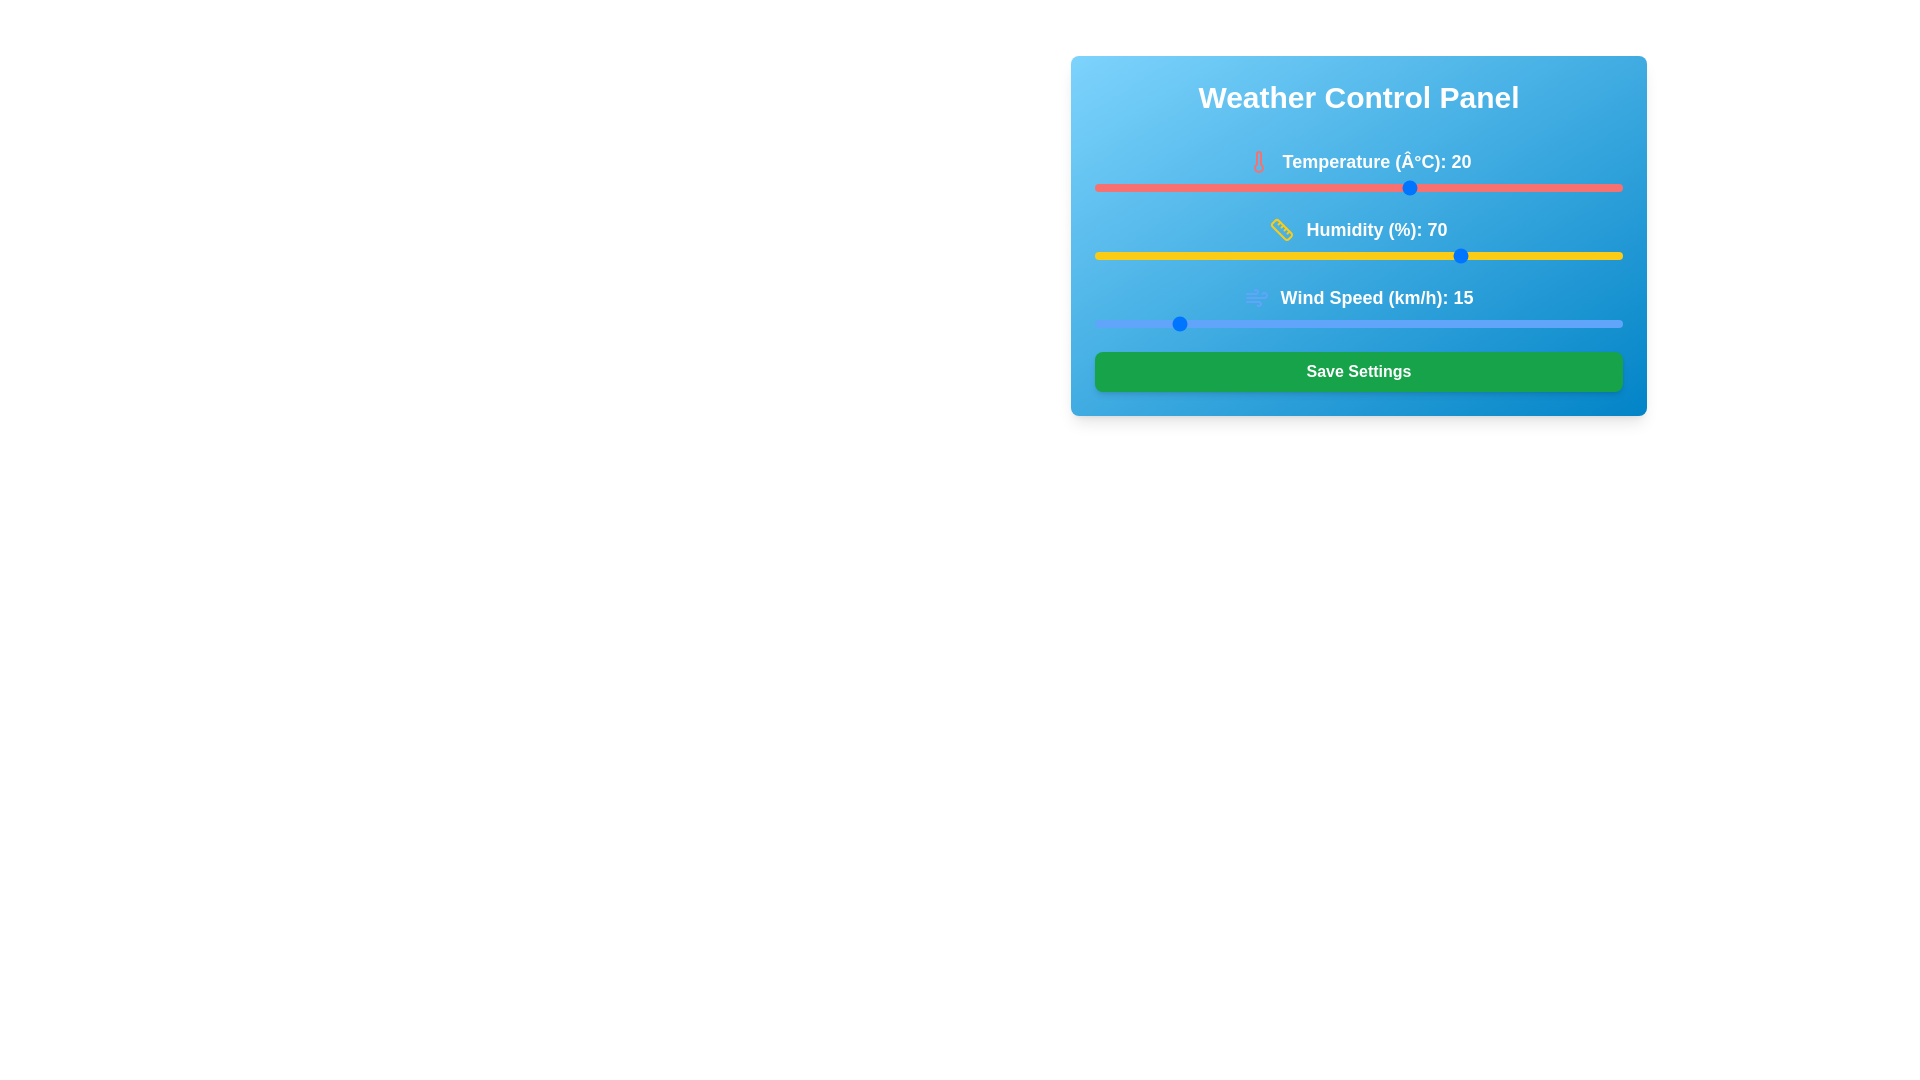  I want to click on the horizontal range slider, which is a narrow red bar with rounded ends, positioned below the label 'Temperature (°C): 20', to adjust the slider, so click(1358, 188).